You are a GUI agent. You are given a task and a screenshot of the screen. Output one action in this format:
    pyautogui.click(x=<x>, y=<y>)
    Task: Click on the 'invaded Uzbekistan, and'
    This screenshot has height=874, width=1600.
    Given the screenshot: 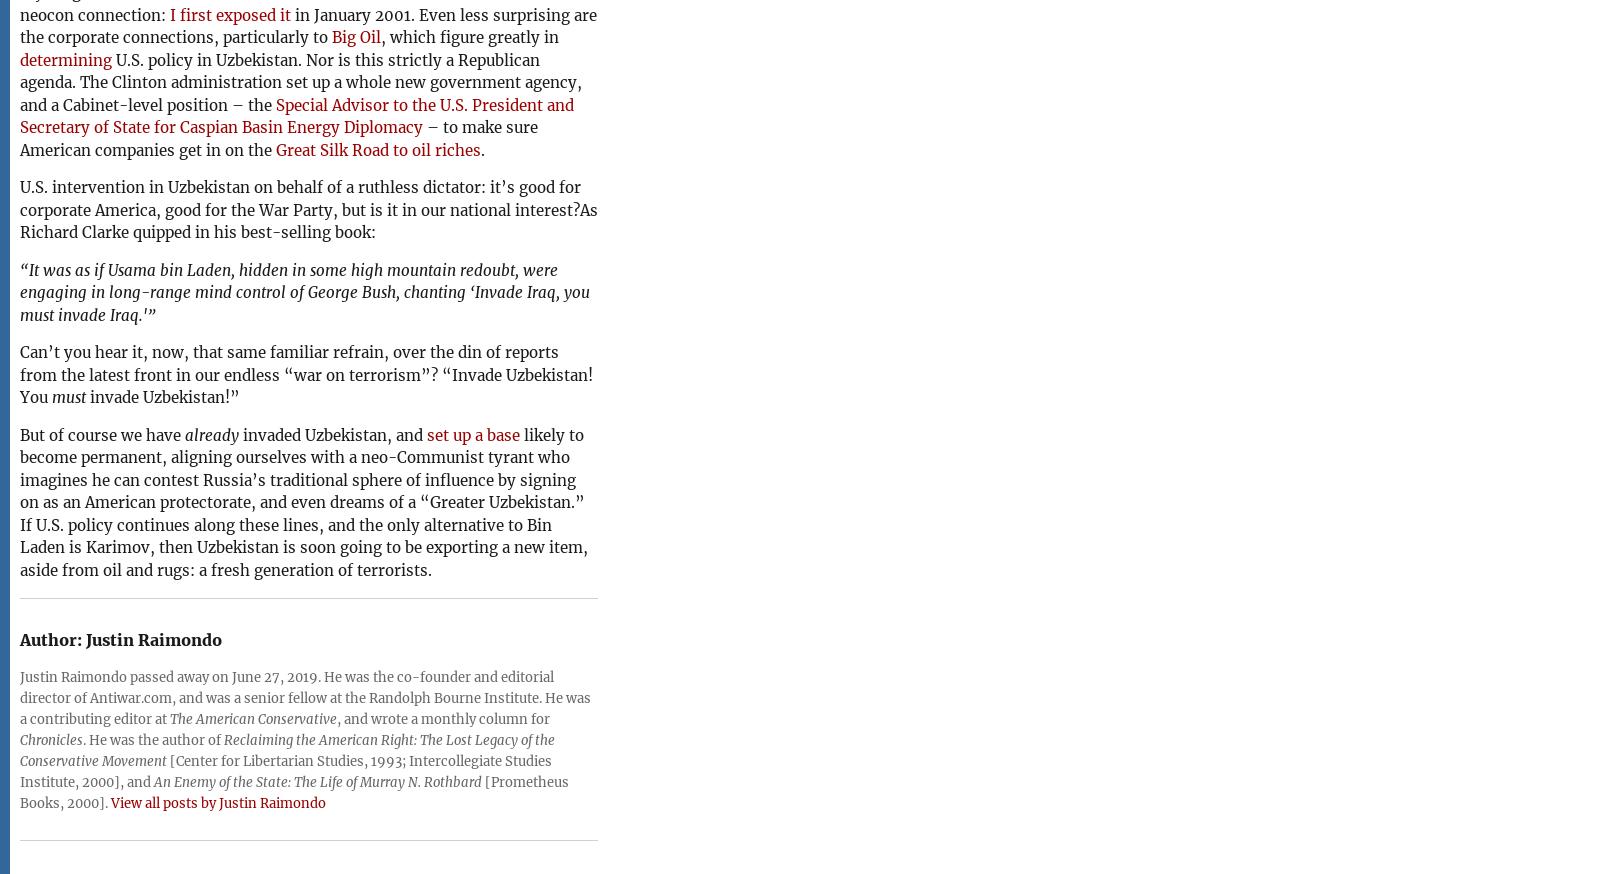 What is the action you would take?
    pyautogui.click(x=332, y=434)
    